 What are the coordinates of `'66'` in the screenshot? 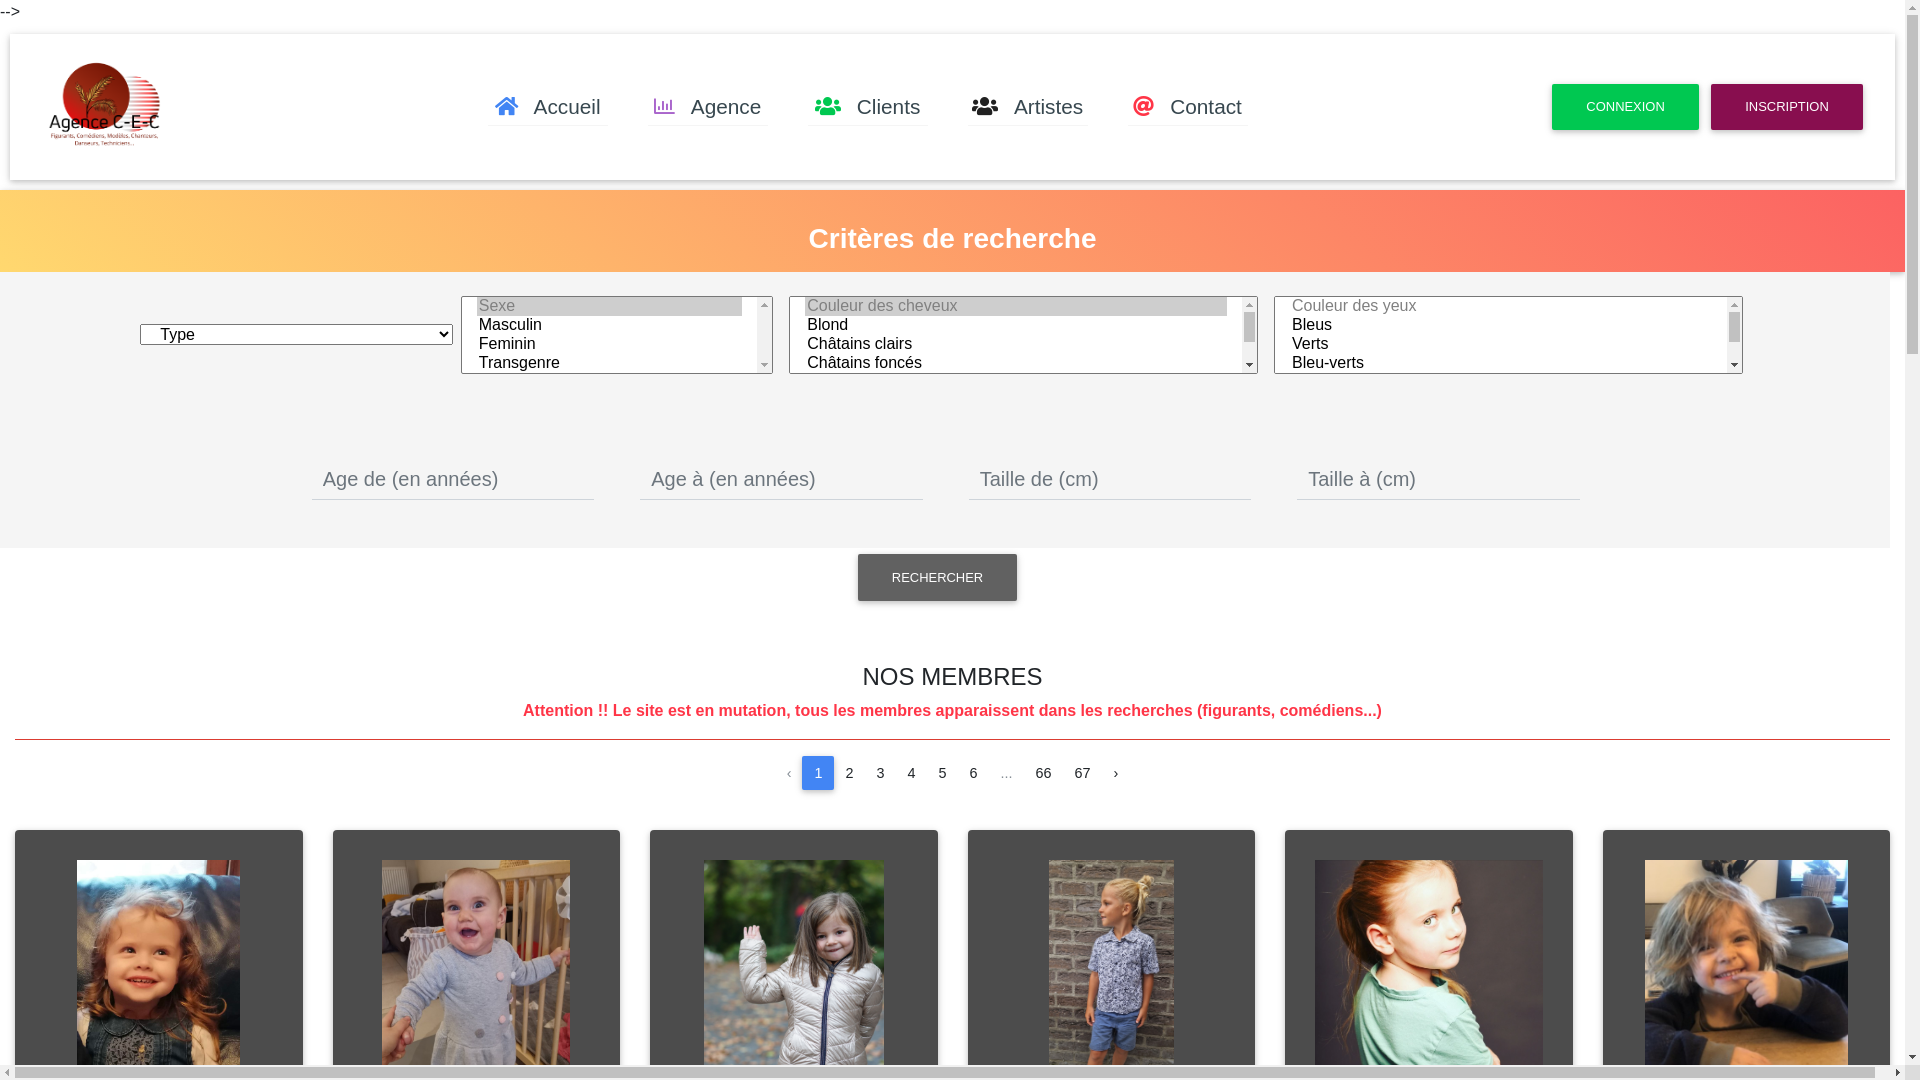 It's located at (1042, 771).